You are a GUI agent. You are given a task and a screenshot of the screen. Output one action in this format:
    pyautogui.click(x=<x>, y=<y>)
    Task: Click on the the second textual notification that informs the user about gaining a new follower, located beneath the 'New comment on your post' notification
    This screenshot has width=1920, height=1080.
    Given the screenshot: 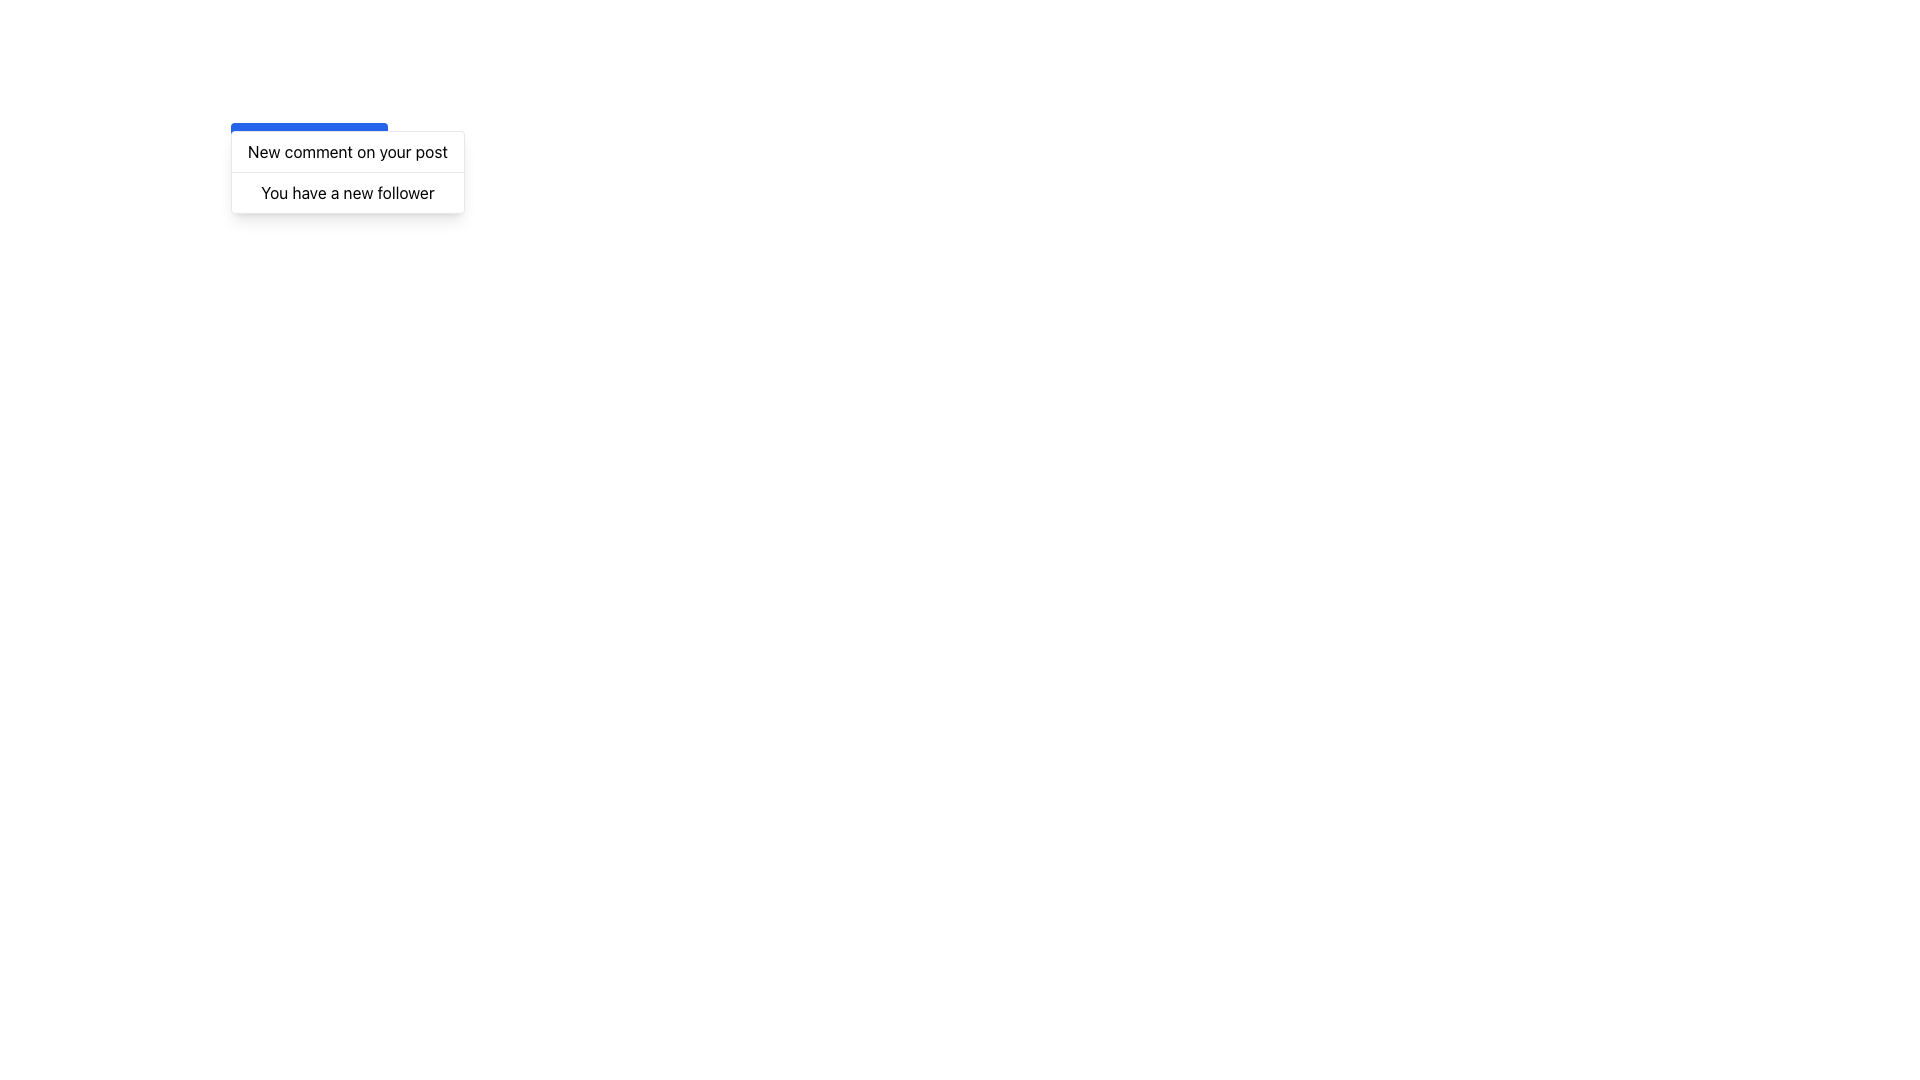 What is the action you would take?
    pyautogui.click(x=347, y=192)
    